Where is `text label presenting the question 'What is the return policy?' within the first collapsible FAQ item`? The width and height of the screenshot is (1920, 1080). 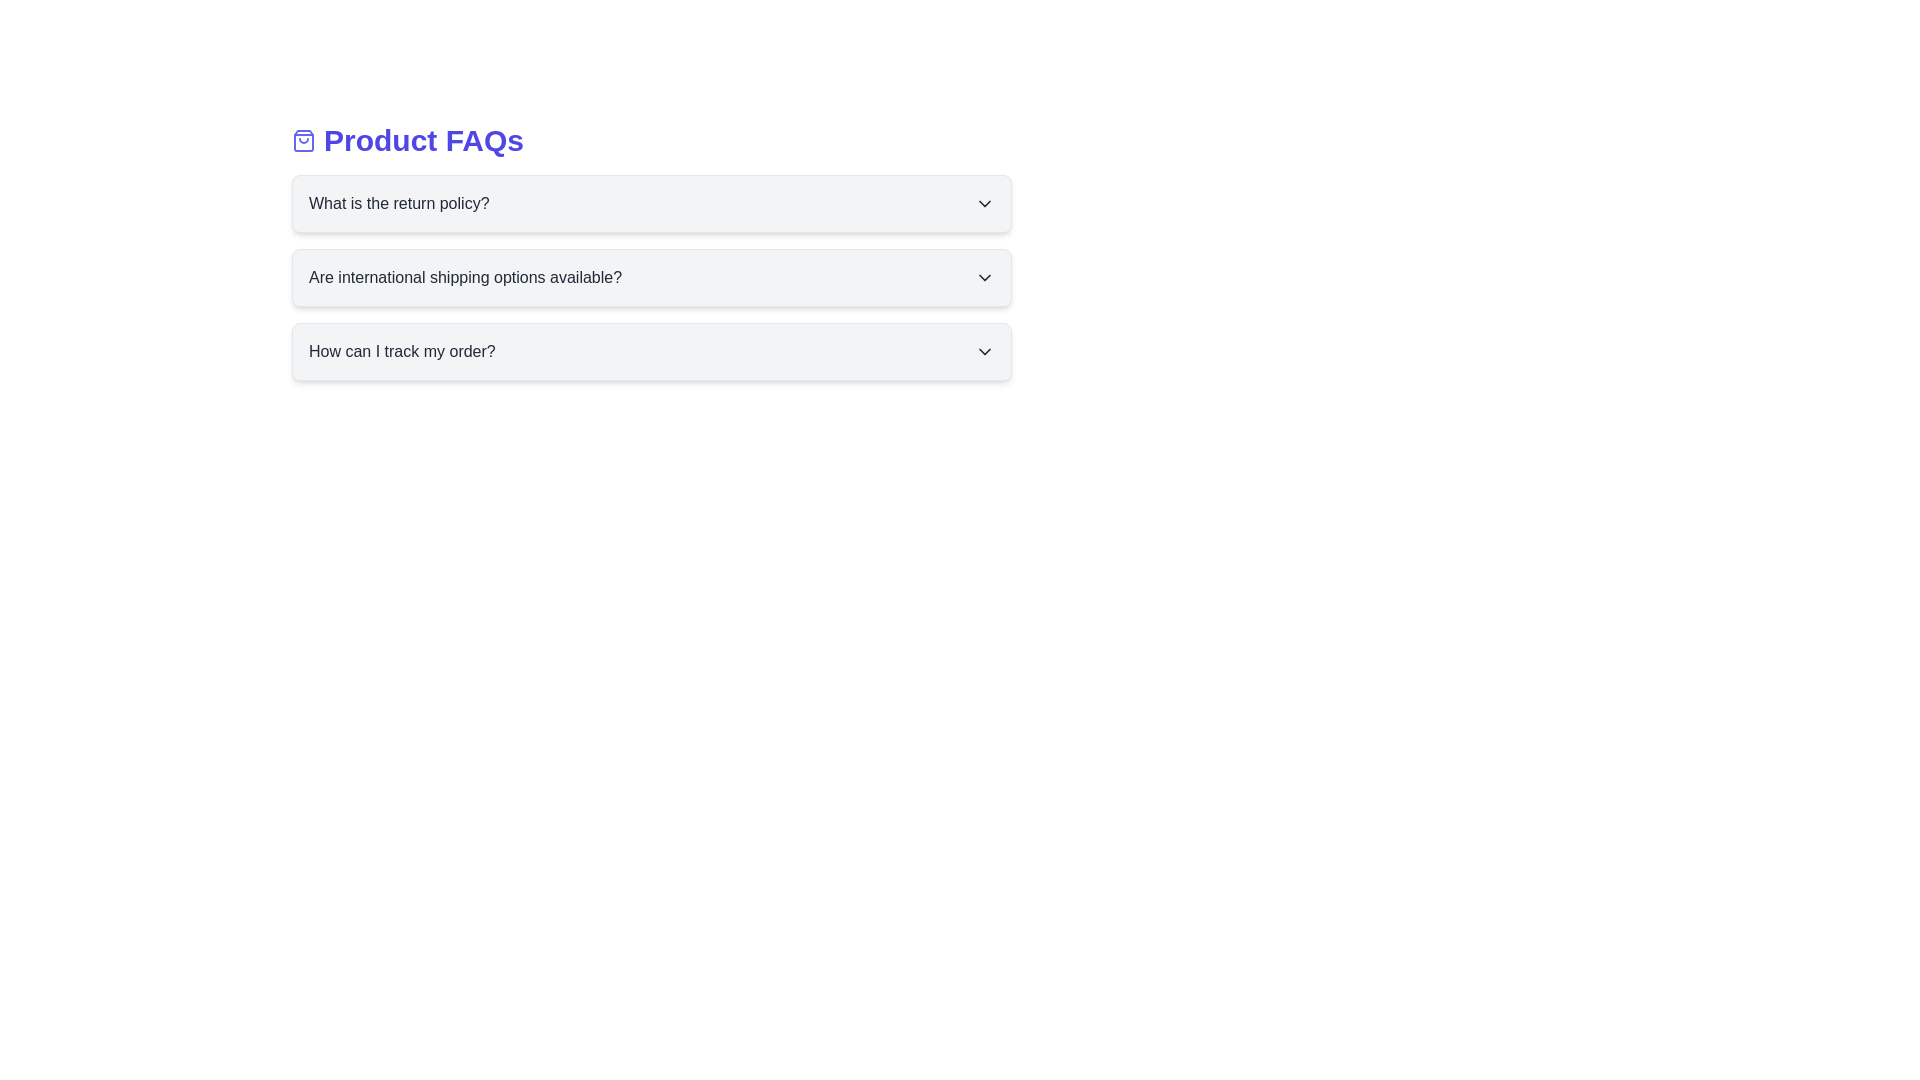
text label presenting the question 'What is the return policy?' within the first collapsible FAQ item is located at coordinates (399, 204).